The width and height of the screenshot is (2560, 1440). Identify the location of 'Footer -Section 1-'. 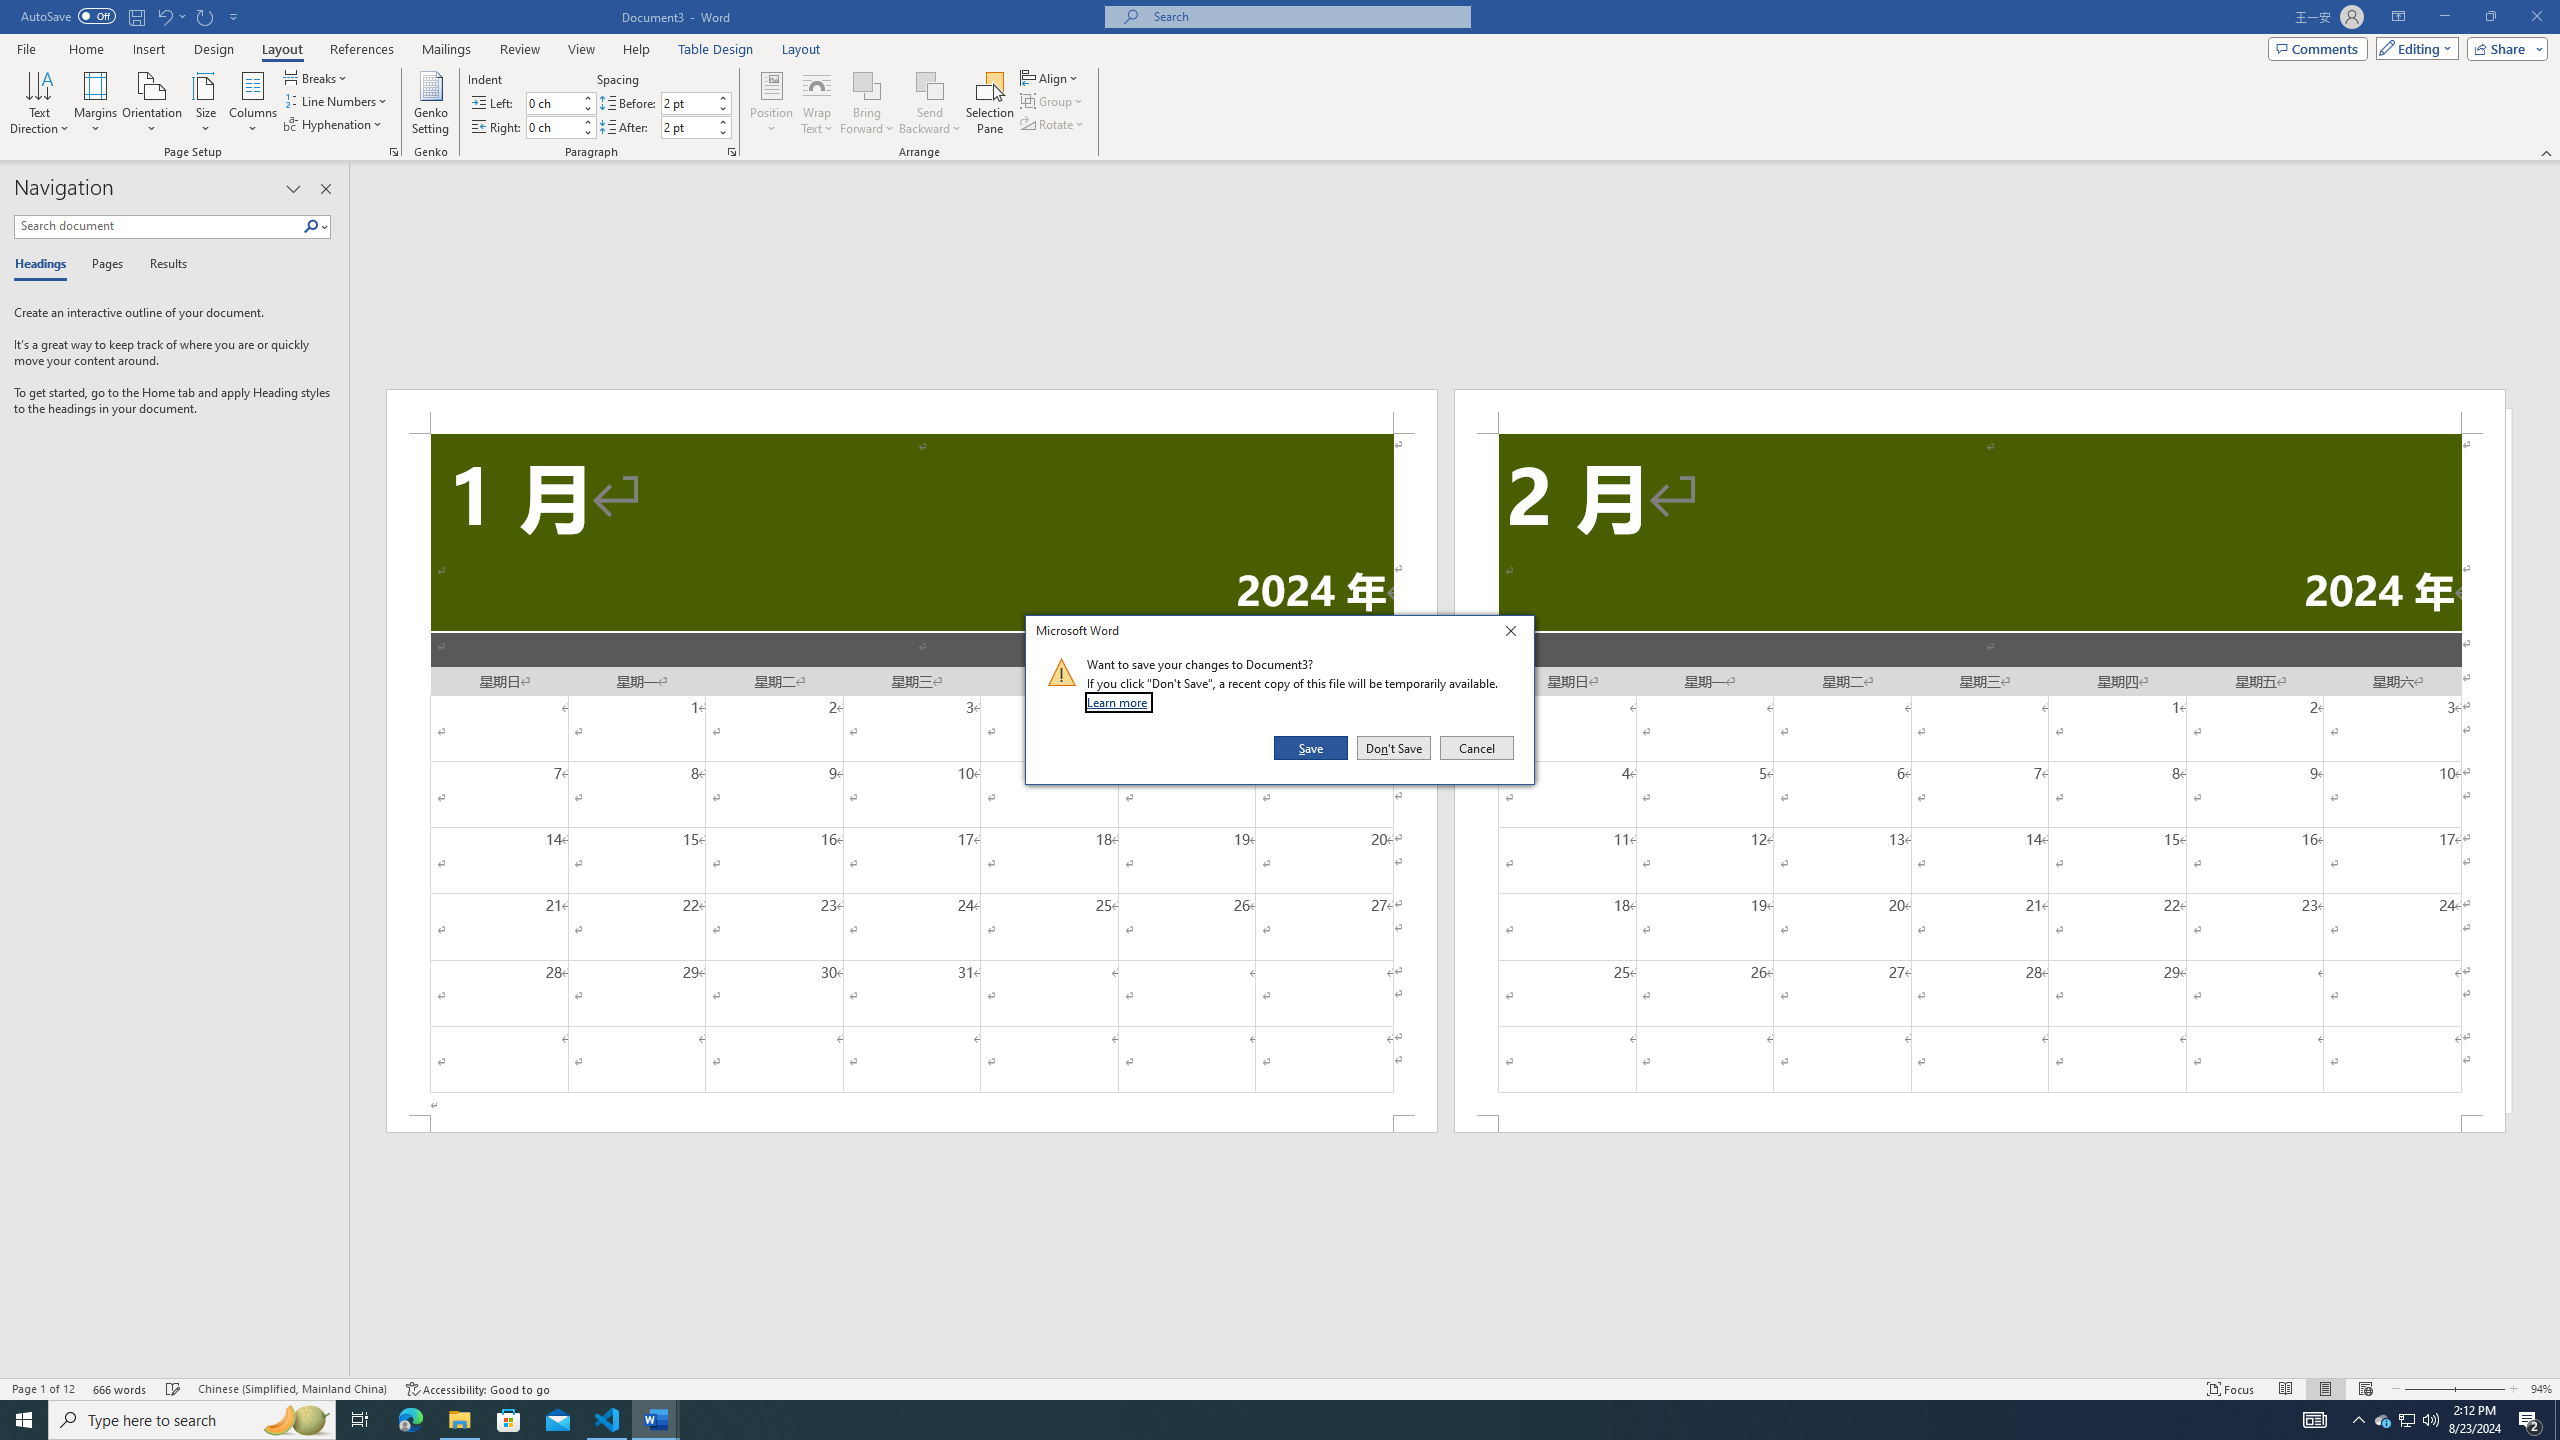
(912, 1122).